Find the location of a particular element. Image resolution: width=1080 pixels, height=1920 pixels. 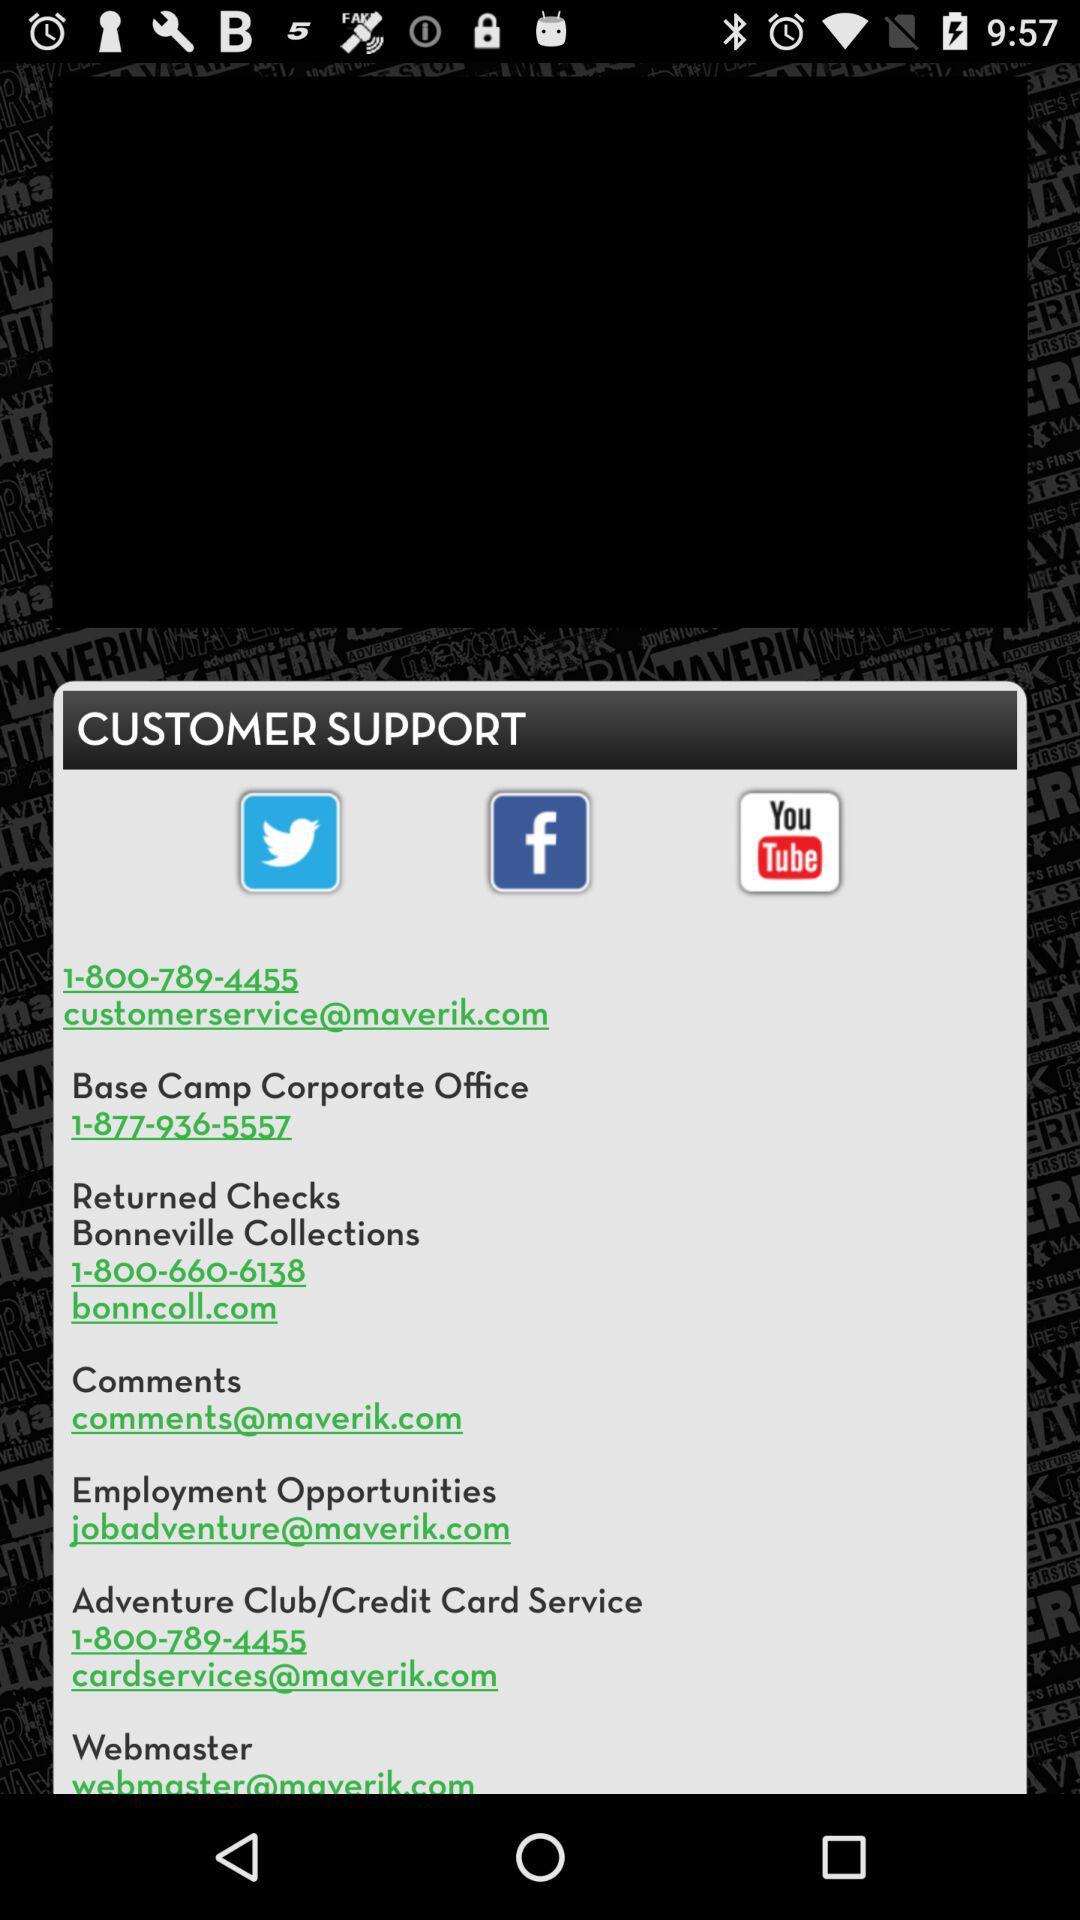

the facebook icon is located at coordinates (540, 900).